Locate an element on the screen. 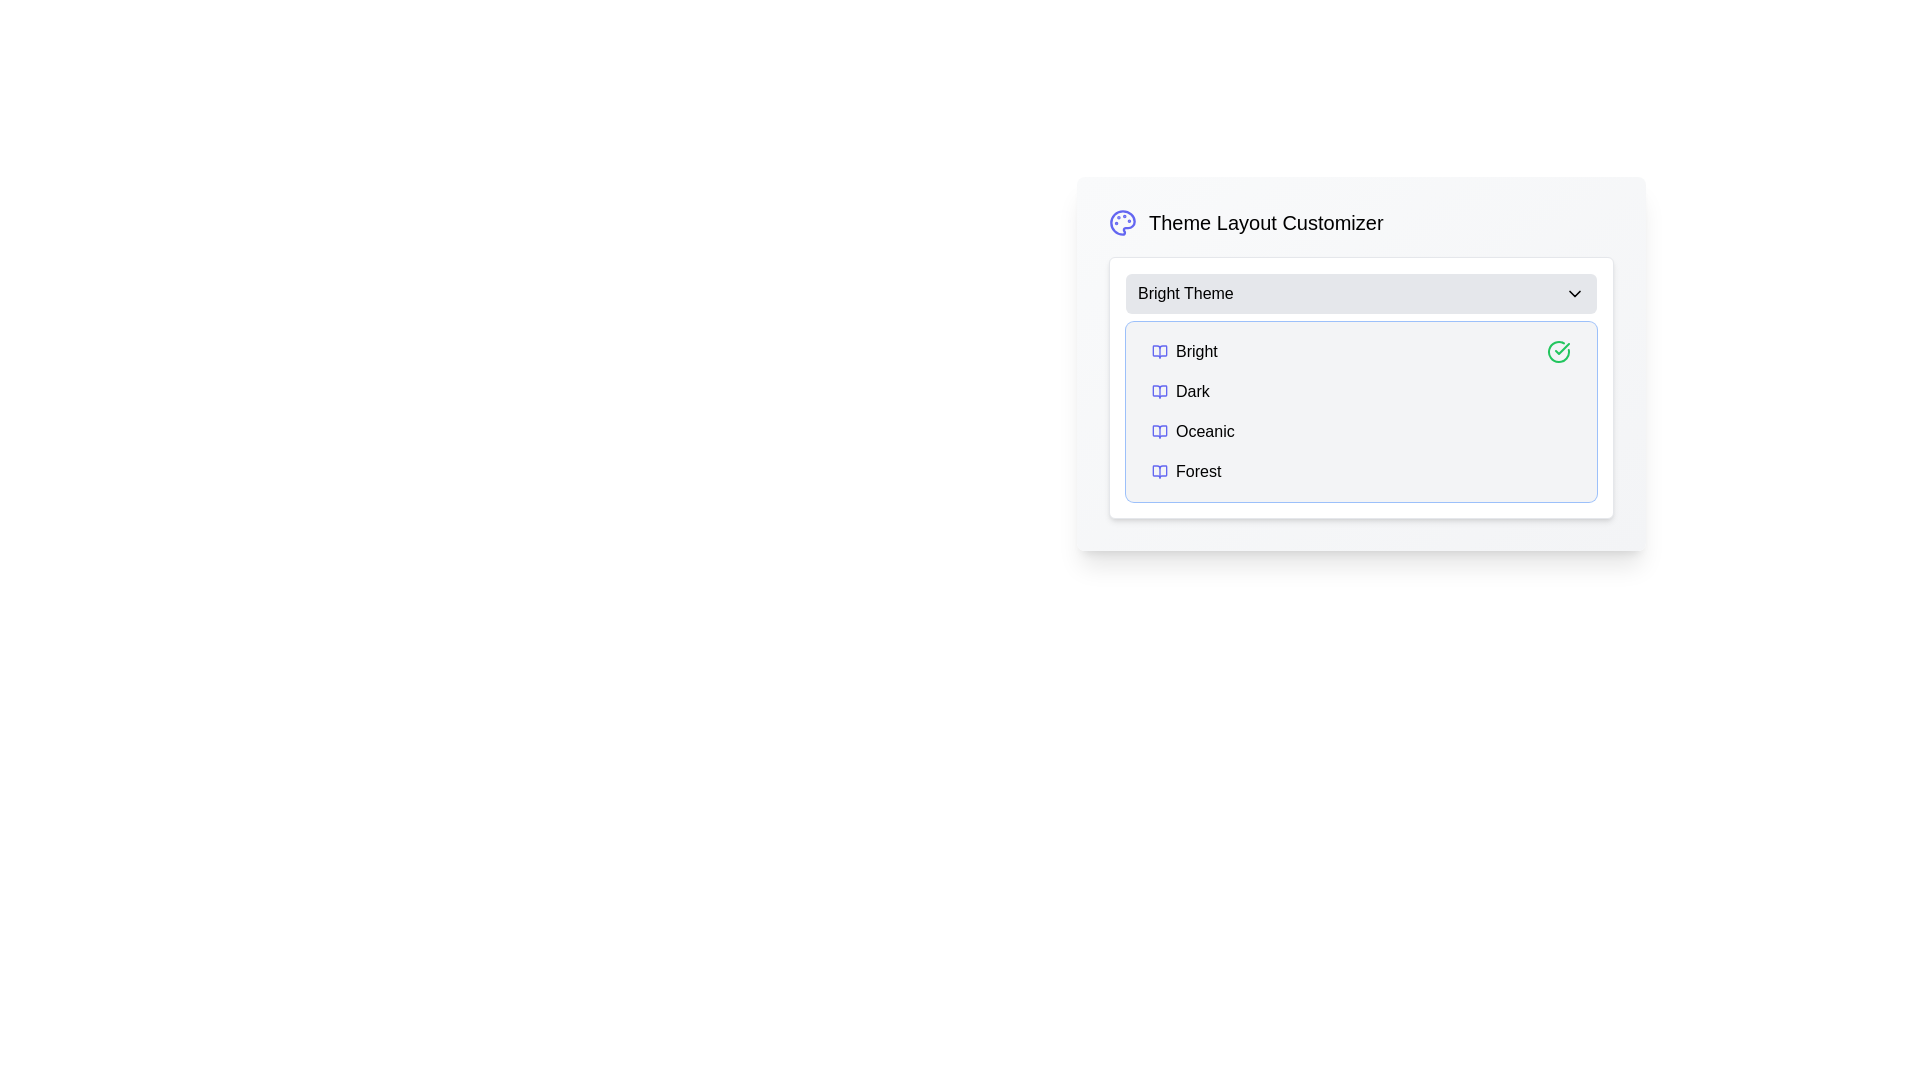  the downward-pointing chevron icon that opens the dropdown menu in the theme selector UI is located at coordinates (1573, 293).